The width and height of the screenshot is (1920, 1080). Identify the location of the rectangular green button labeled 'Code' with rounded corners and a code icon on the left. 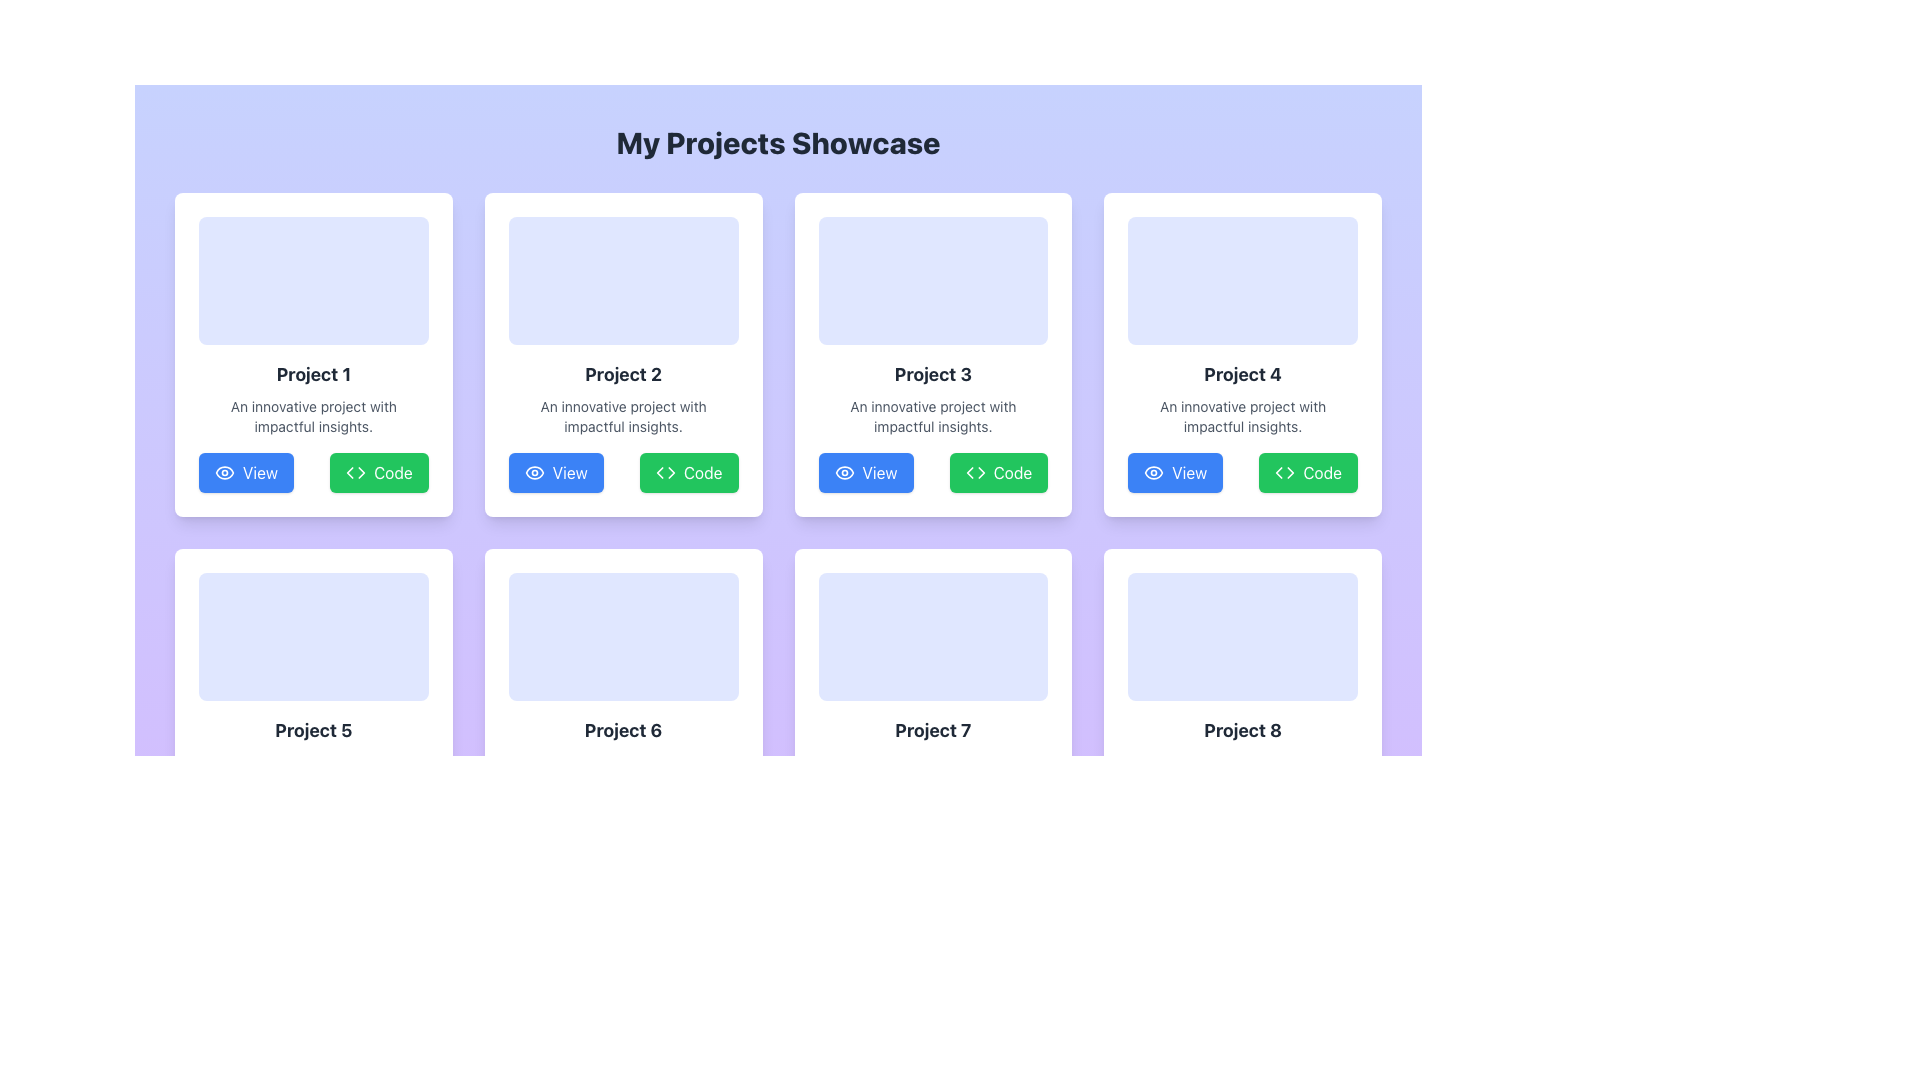
(689, 473).